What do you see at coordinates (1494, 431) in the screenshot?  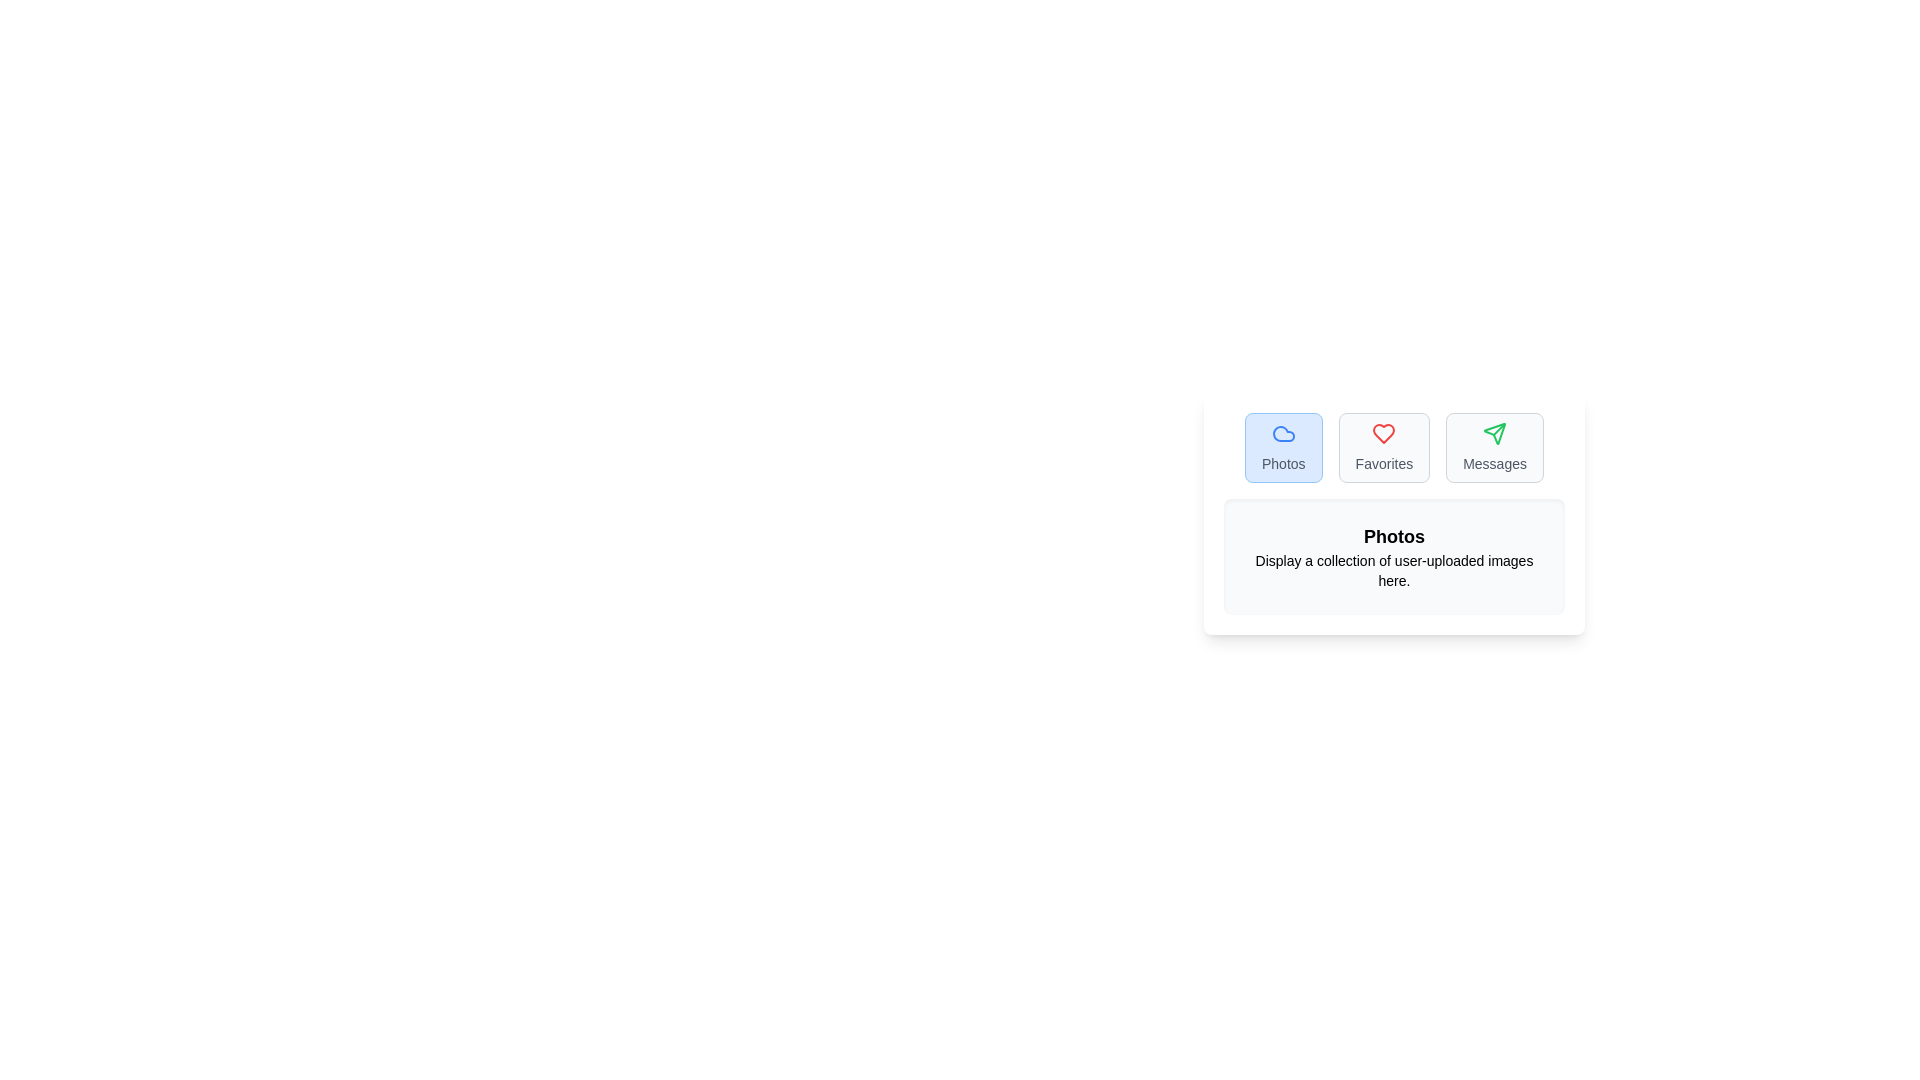 I see `the green outlined paper airplane icon located in the 'Messages' section for action functionality` at bounding box center [1494, 431].